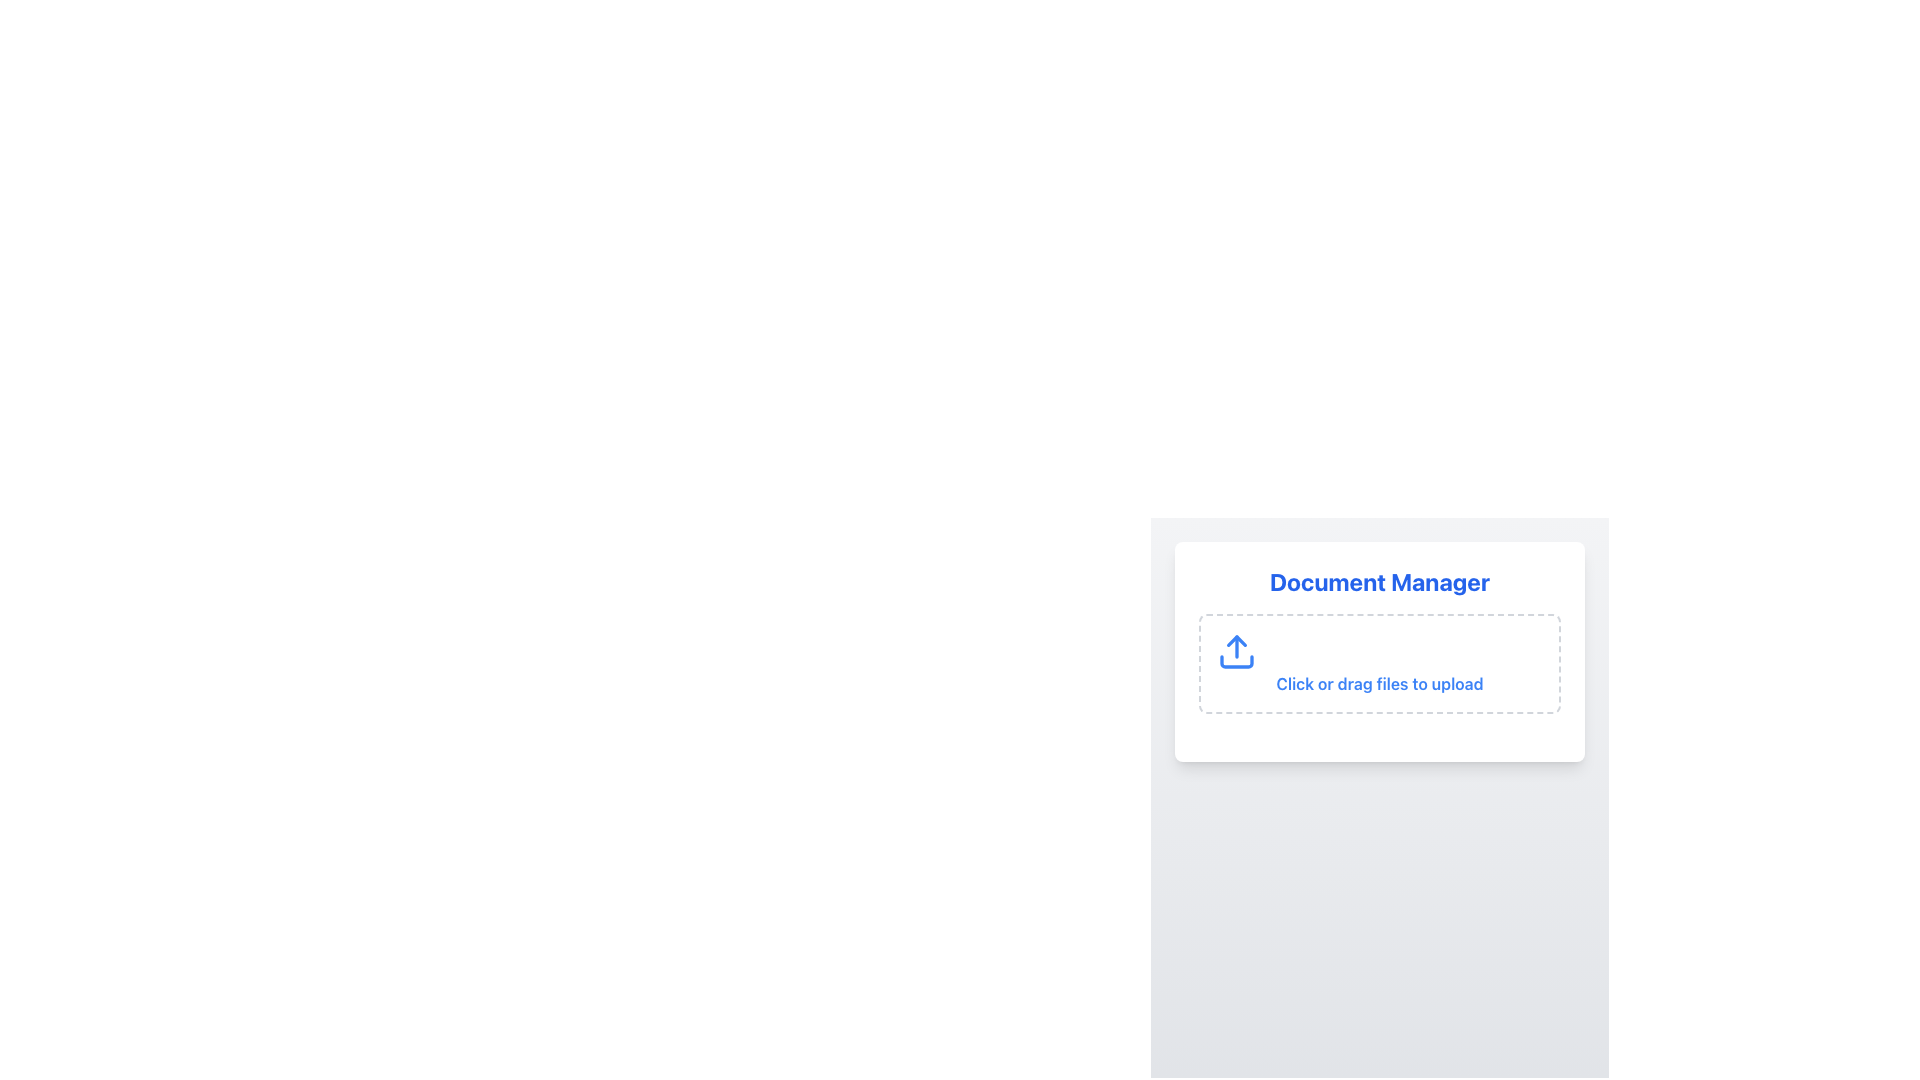 The image size is (1920, 1080). Describe the element at coordinates (1379, 663) in the screenshot. I see `files into the interactive upload area located centrally beneath the 'Document Manager' title` at that location.